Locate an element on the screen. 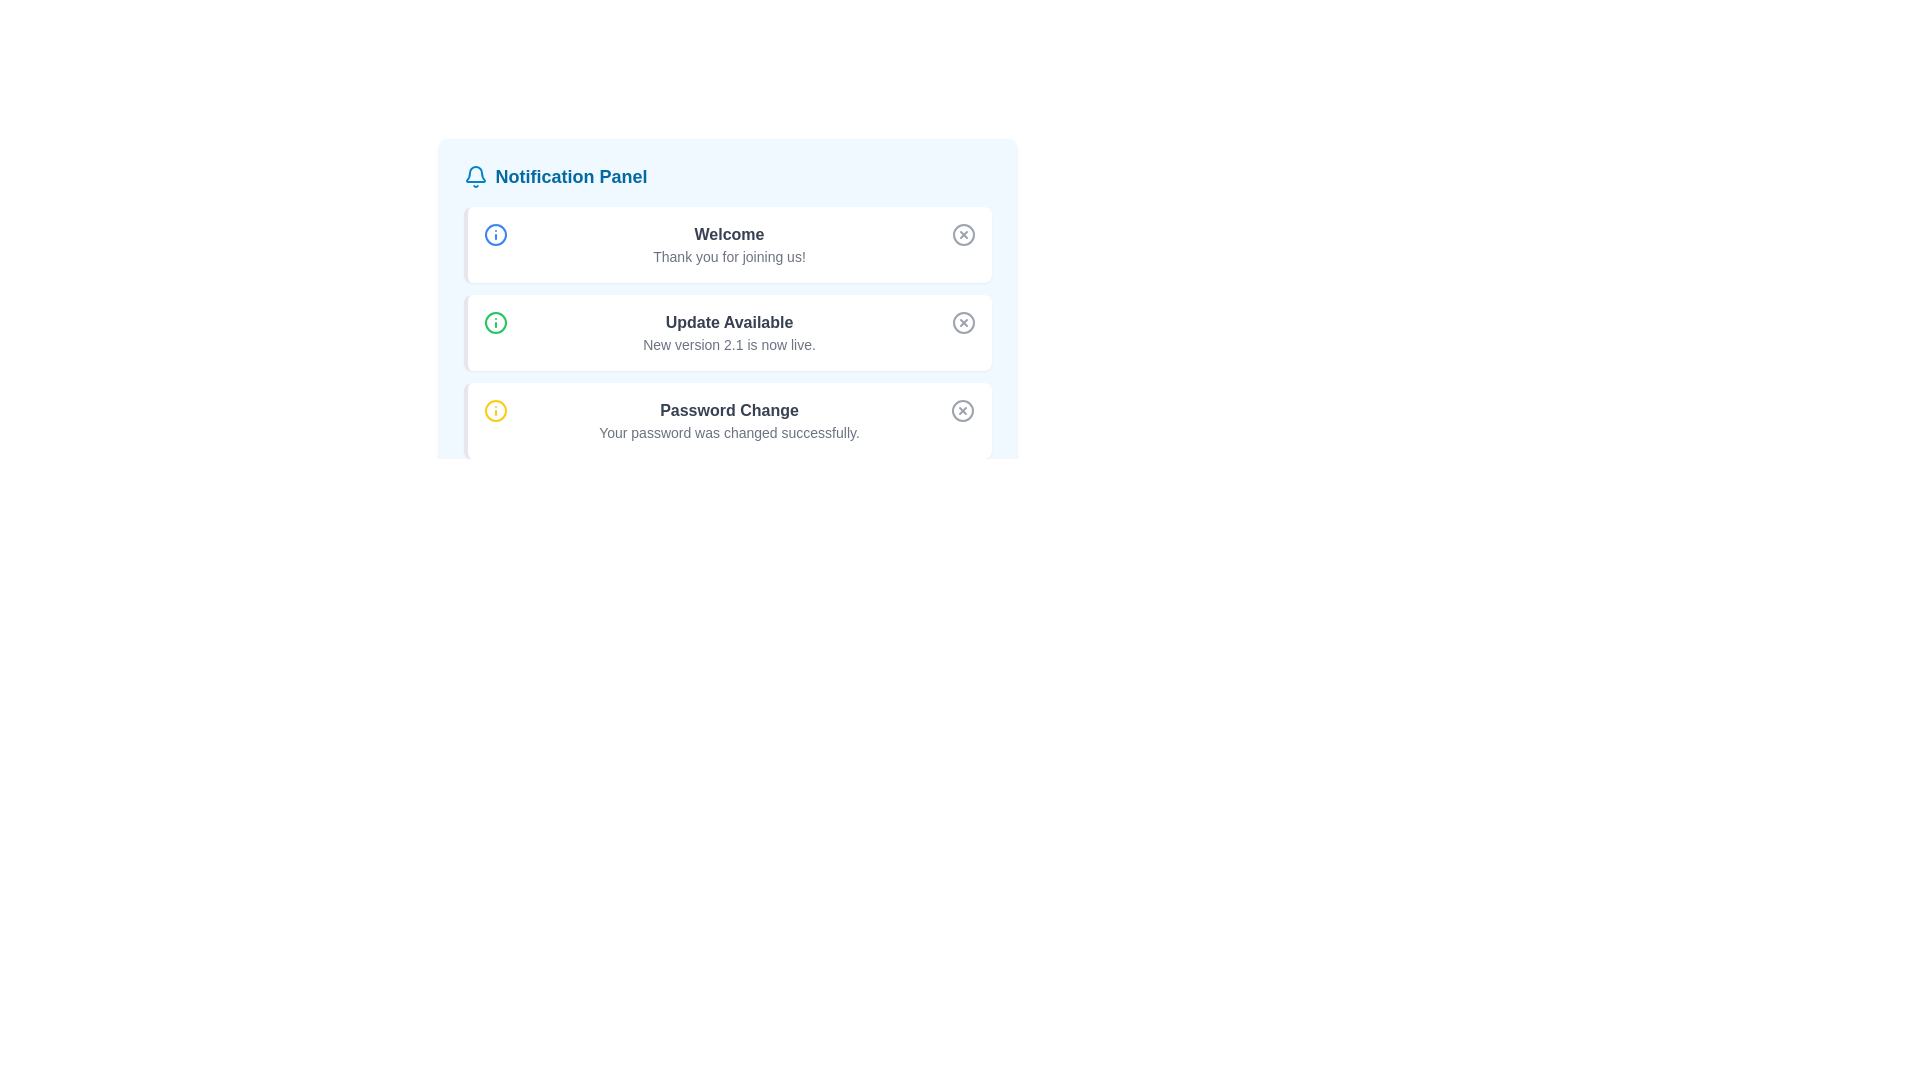  the bell-shaped notification icon located at the leftmost position of the 'Notification Panel' header, which is styled with a blue stroke is located at coordinates (474, 176).